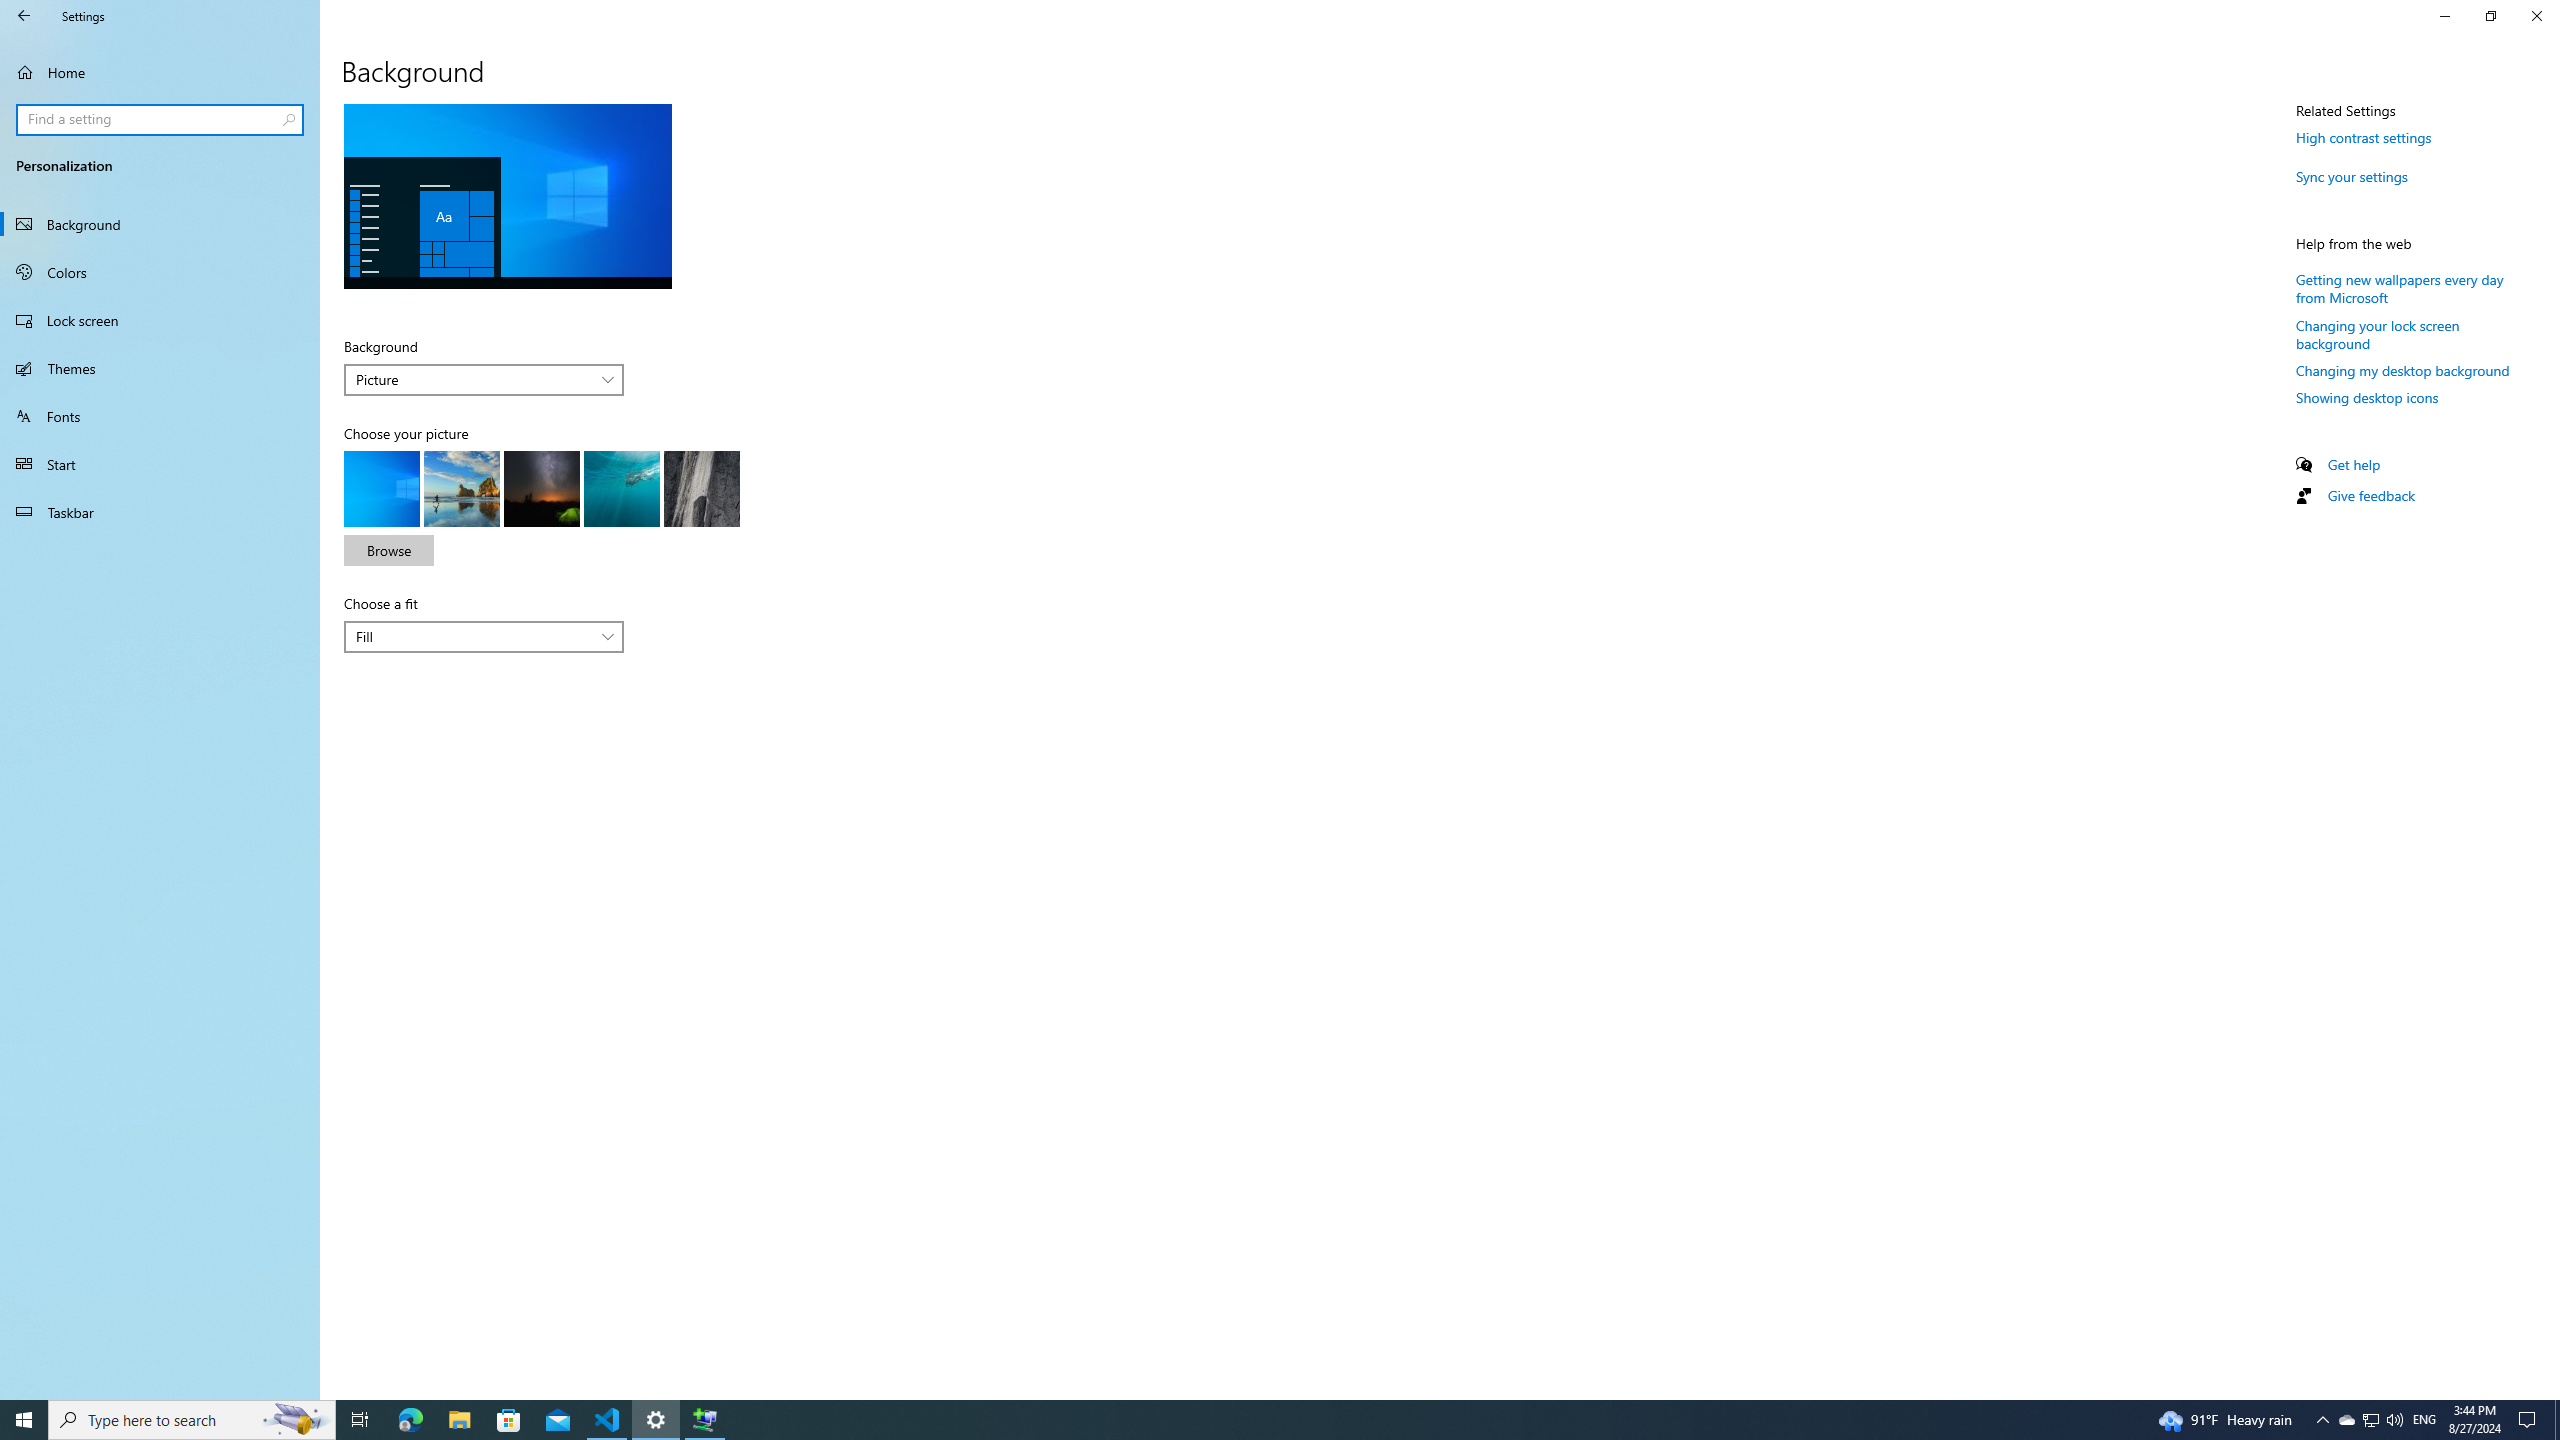 Image resolution: width=2560 pixels, height=1440 pixels. What do you see at coordinates (2400, 287) in the screenshot?
I see `'Getting new wallpapers every day from Microsoft'` at bounding box center [2400, 287].